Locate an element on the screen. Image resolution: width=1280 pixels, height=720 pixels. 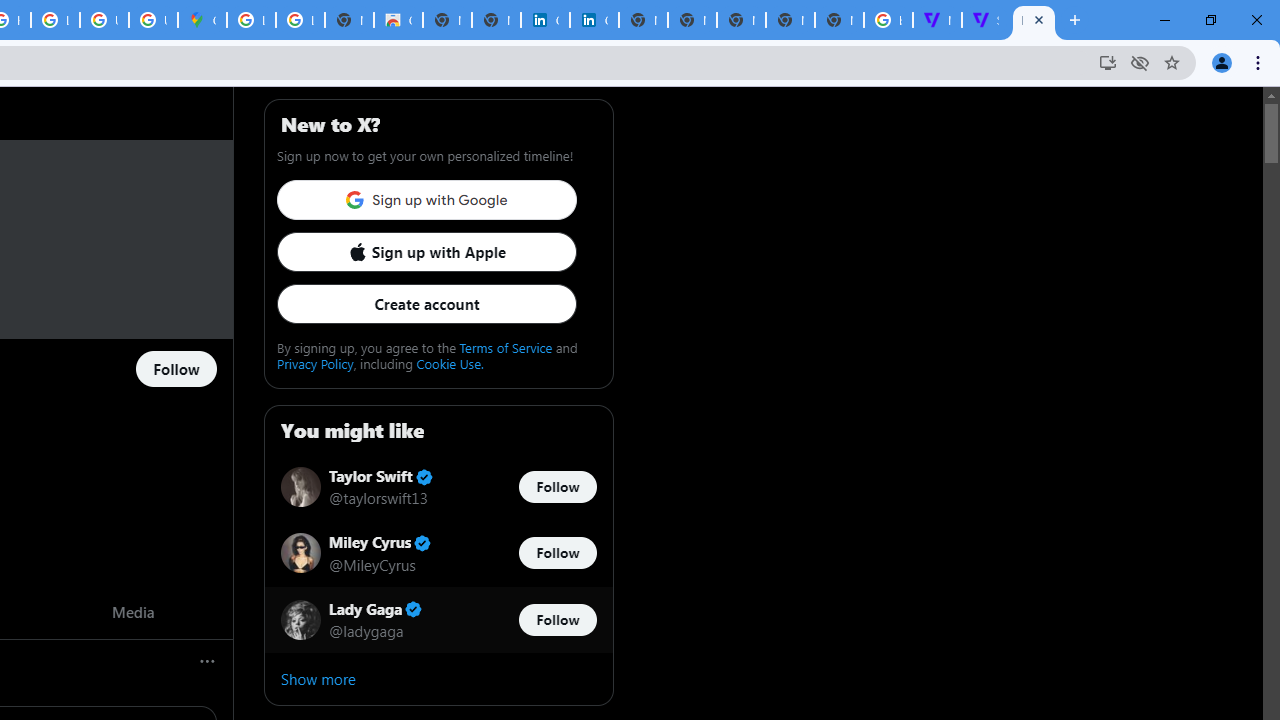
'Install X' is located at coordinates (1106, 61).